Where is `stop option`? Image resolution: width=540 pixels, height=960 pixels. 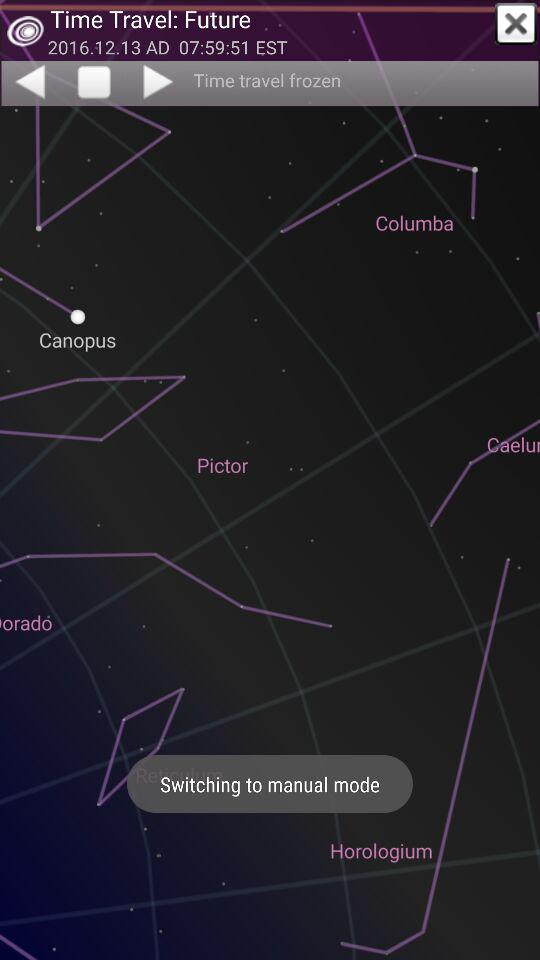 stop option is located at coordinates (93, 83).